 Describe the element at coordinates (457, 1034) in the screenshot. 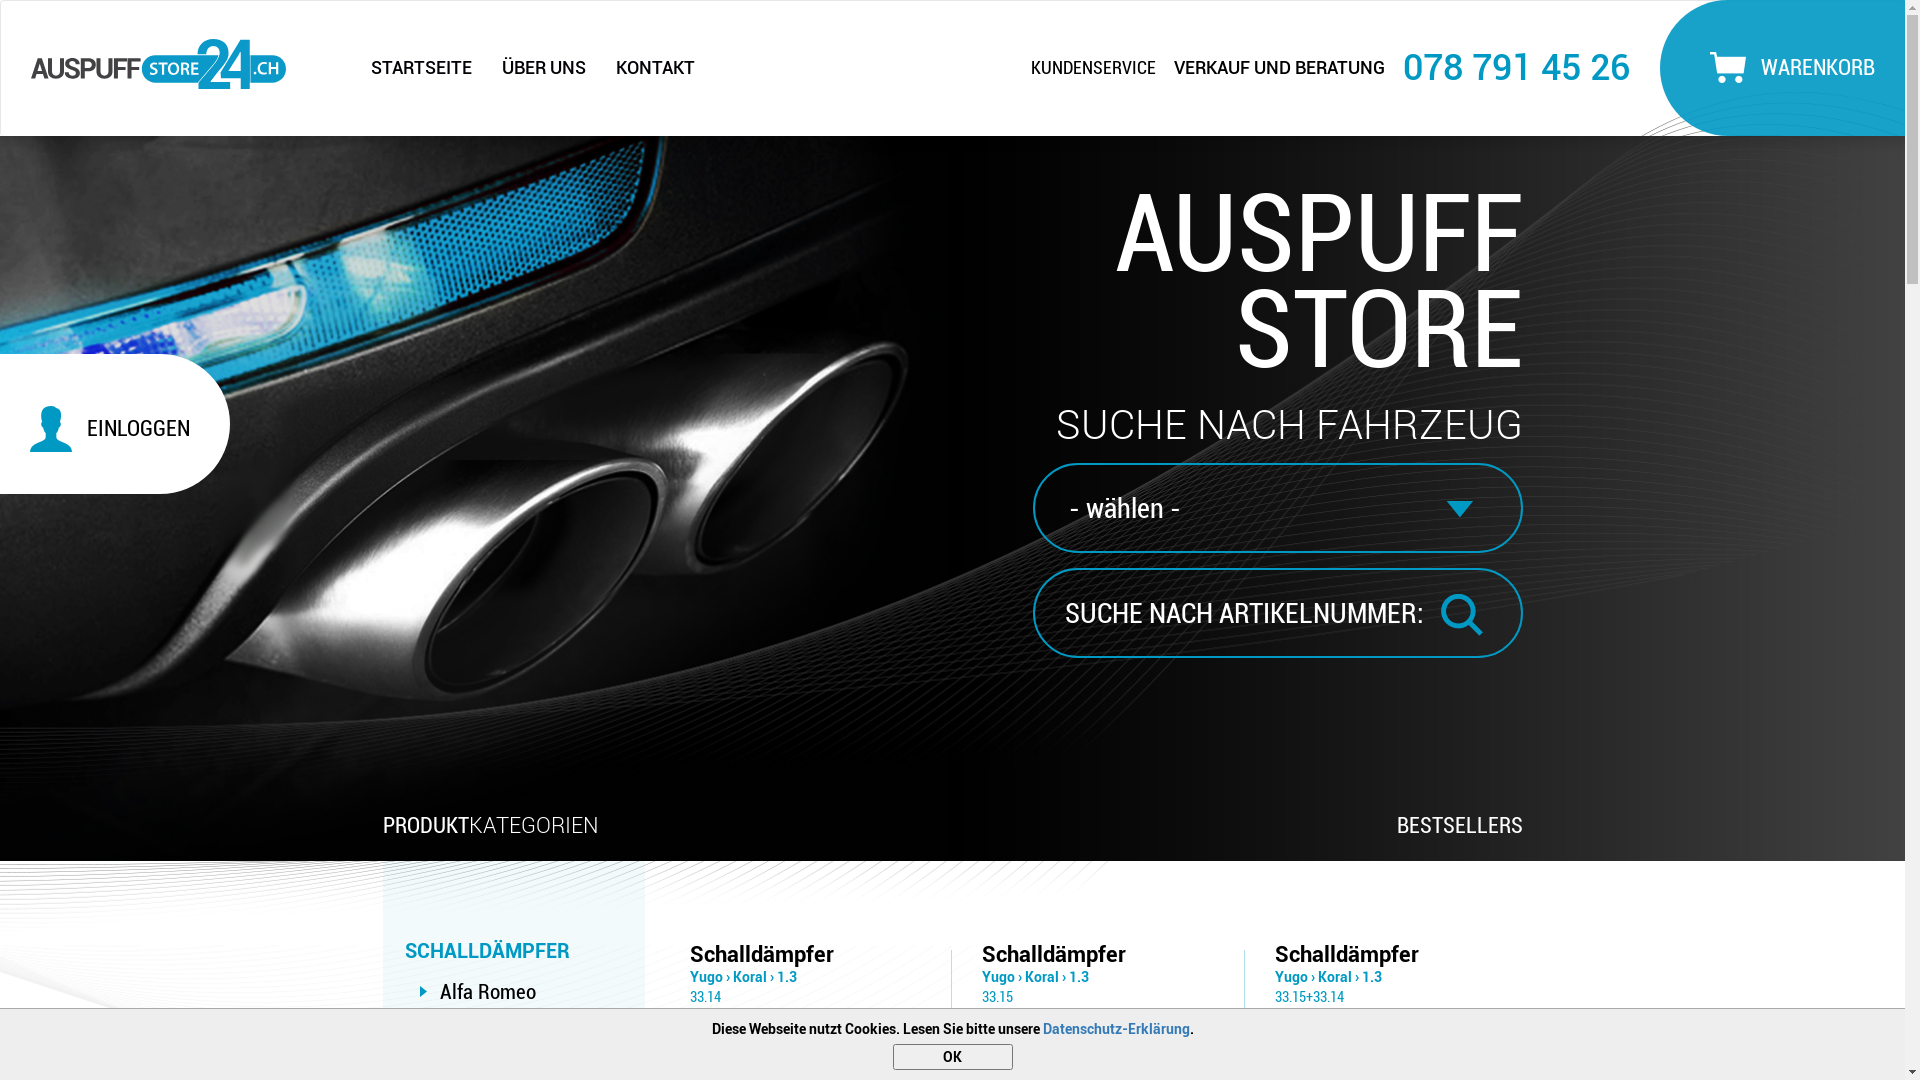

I see `'Audi'` at that location.